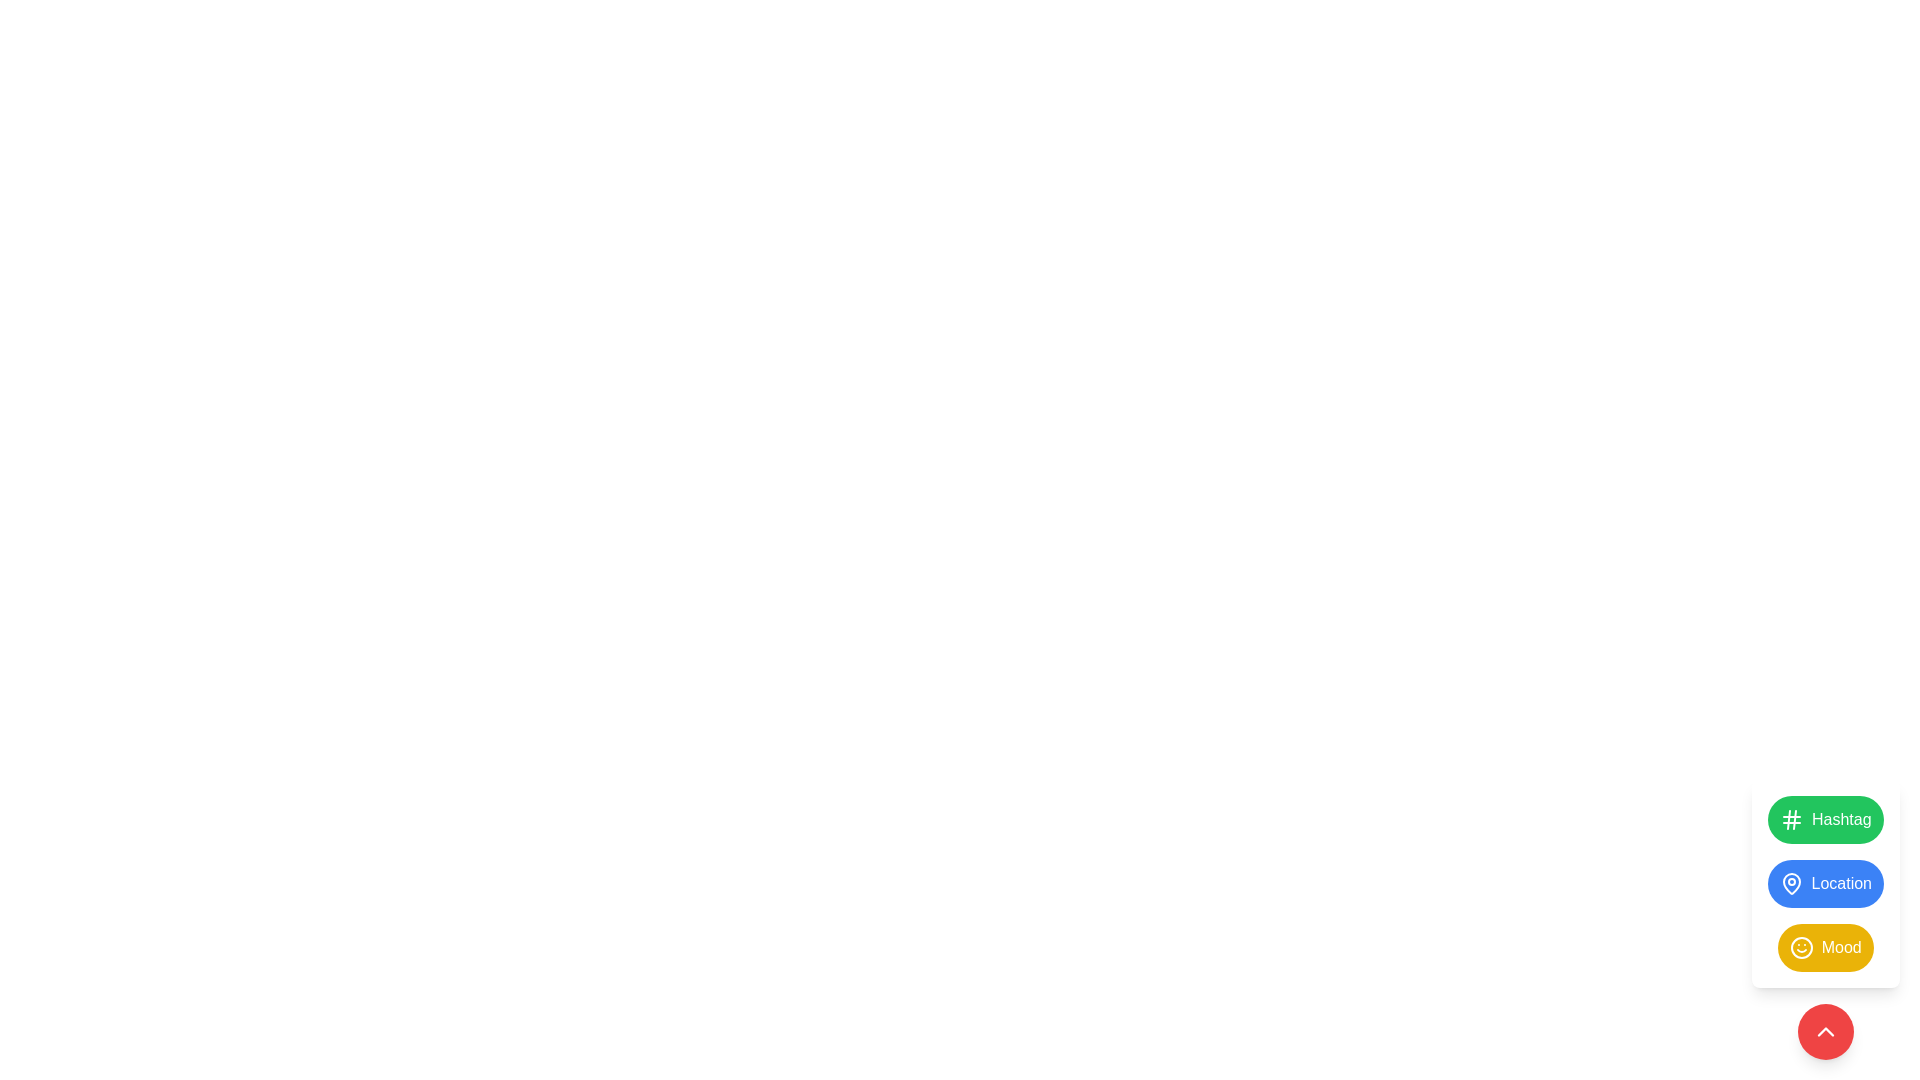 The height and width of the screenshot is (1080, 1920). I want to click on the SVG icon with a smiley face design located within a yellow circular background, which is positioned to the left of the 'Mood' button, the third button in a vertical stack, so click(1801, 947).